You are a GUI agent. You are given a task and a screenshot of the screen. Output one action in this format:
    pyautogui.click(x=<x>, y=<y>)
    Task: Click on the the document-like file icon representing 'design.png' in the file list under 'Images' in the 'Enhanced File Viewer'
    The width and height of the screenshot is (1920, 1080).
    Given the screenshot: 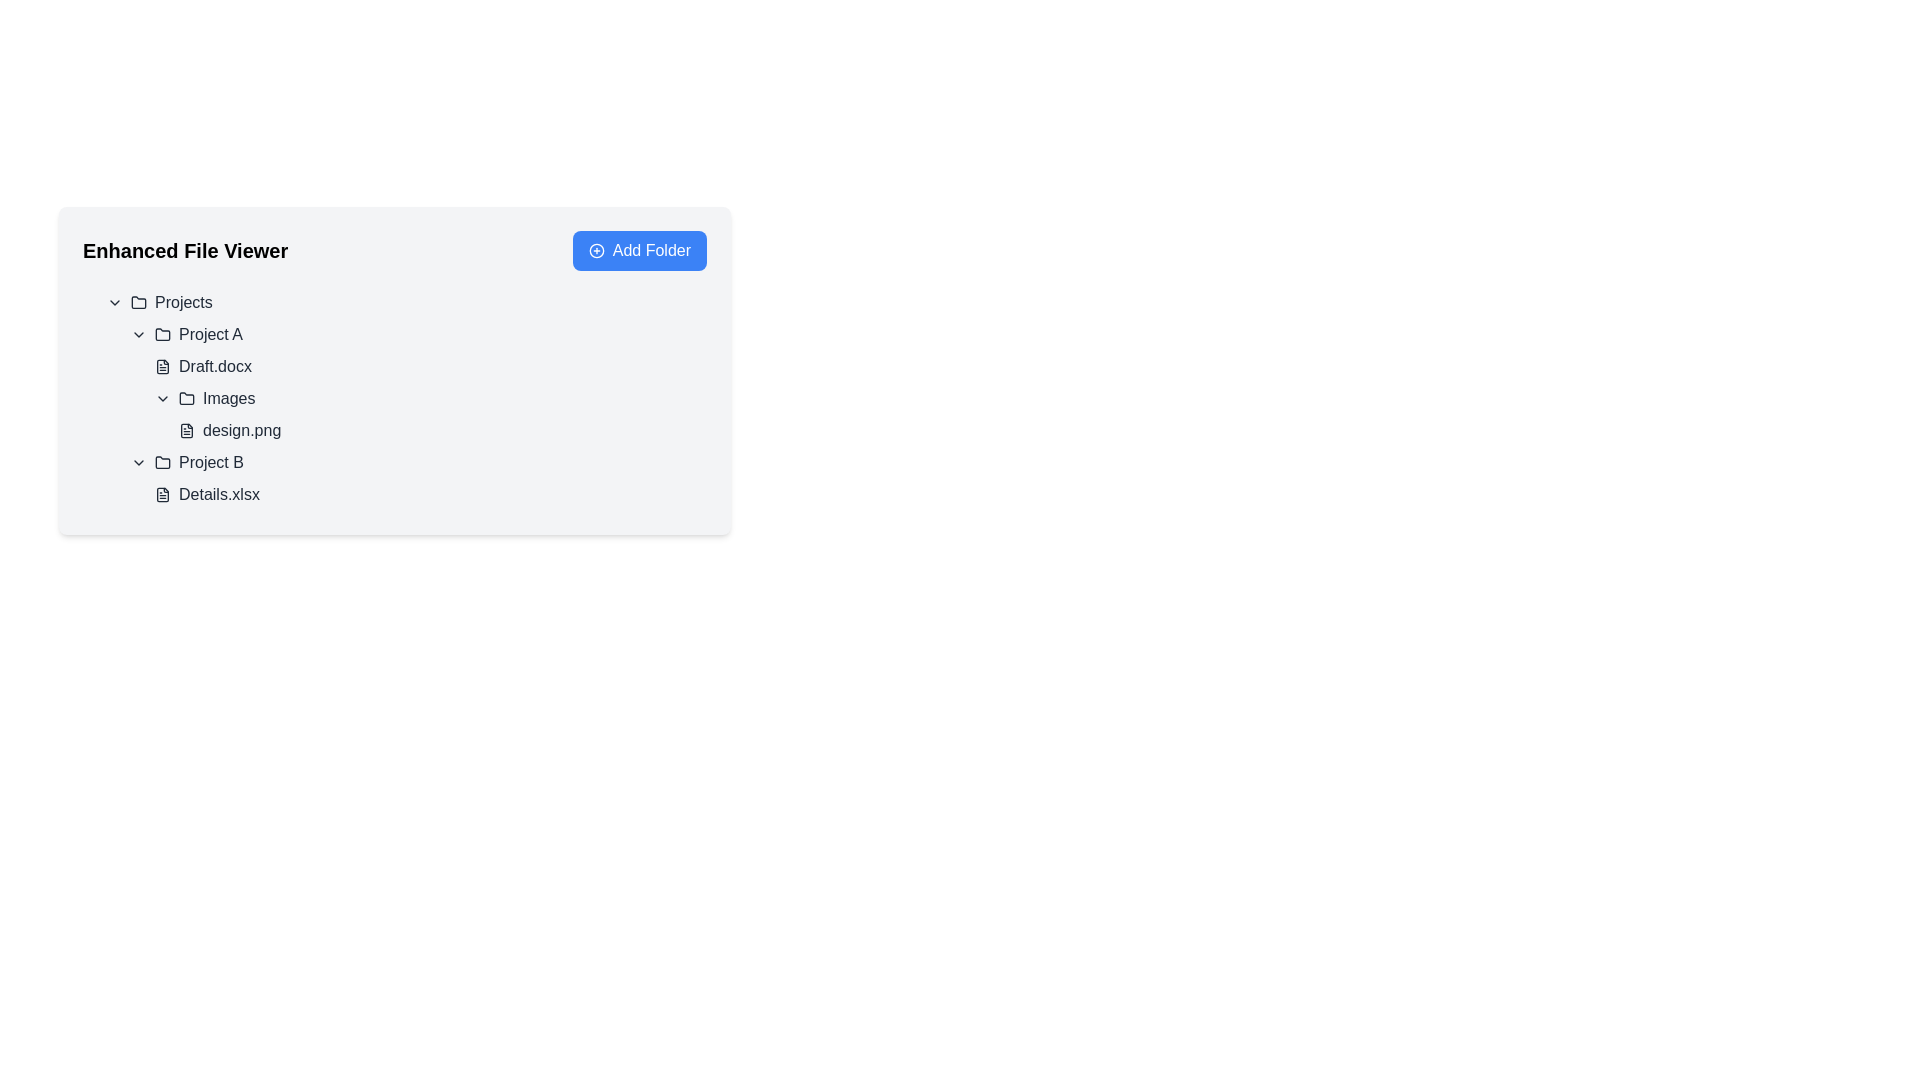 What is the action you would take?
    pyautogui.click(x=187, y=430)
    